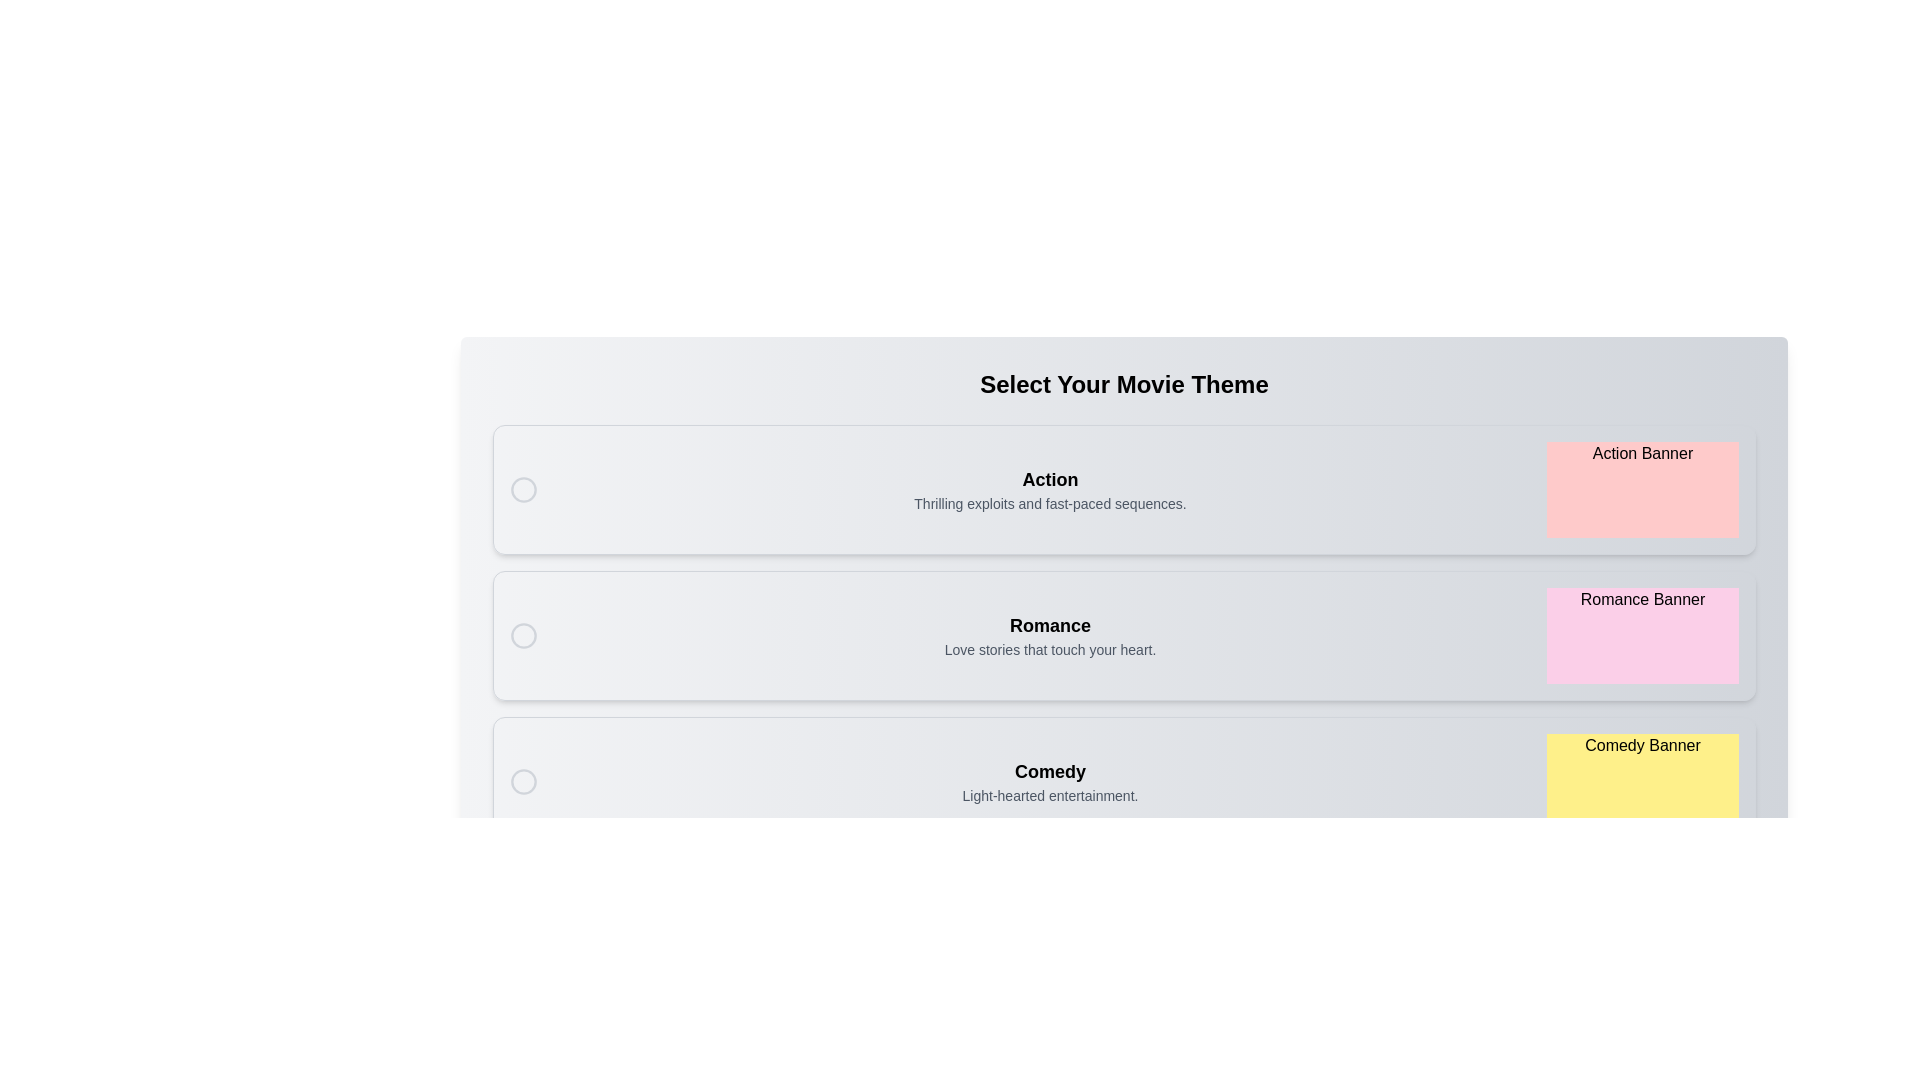 The height and width of the screenshot is (1080, 1920). Describe the element at coordinates (1049, 650) in the screenshot. I see `the static text element that provides a descriptive tagline for the 'Romance' section, located directly below the 'Romance' heading in the middle card of the vertically stacked list` at that location.